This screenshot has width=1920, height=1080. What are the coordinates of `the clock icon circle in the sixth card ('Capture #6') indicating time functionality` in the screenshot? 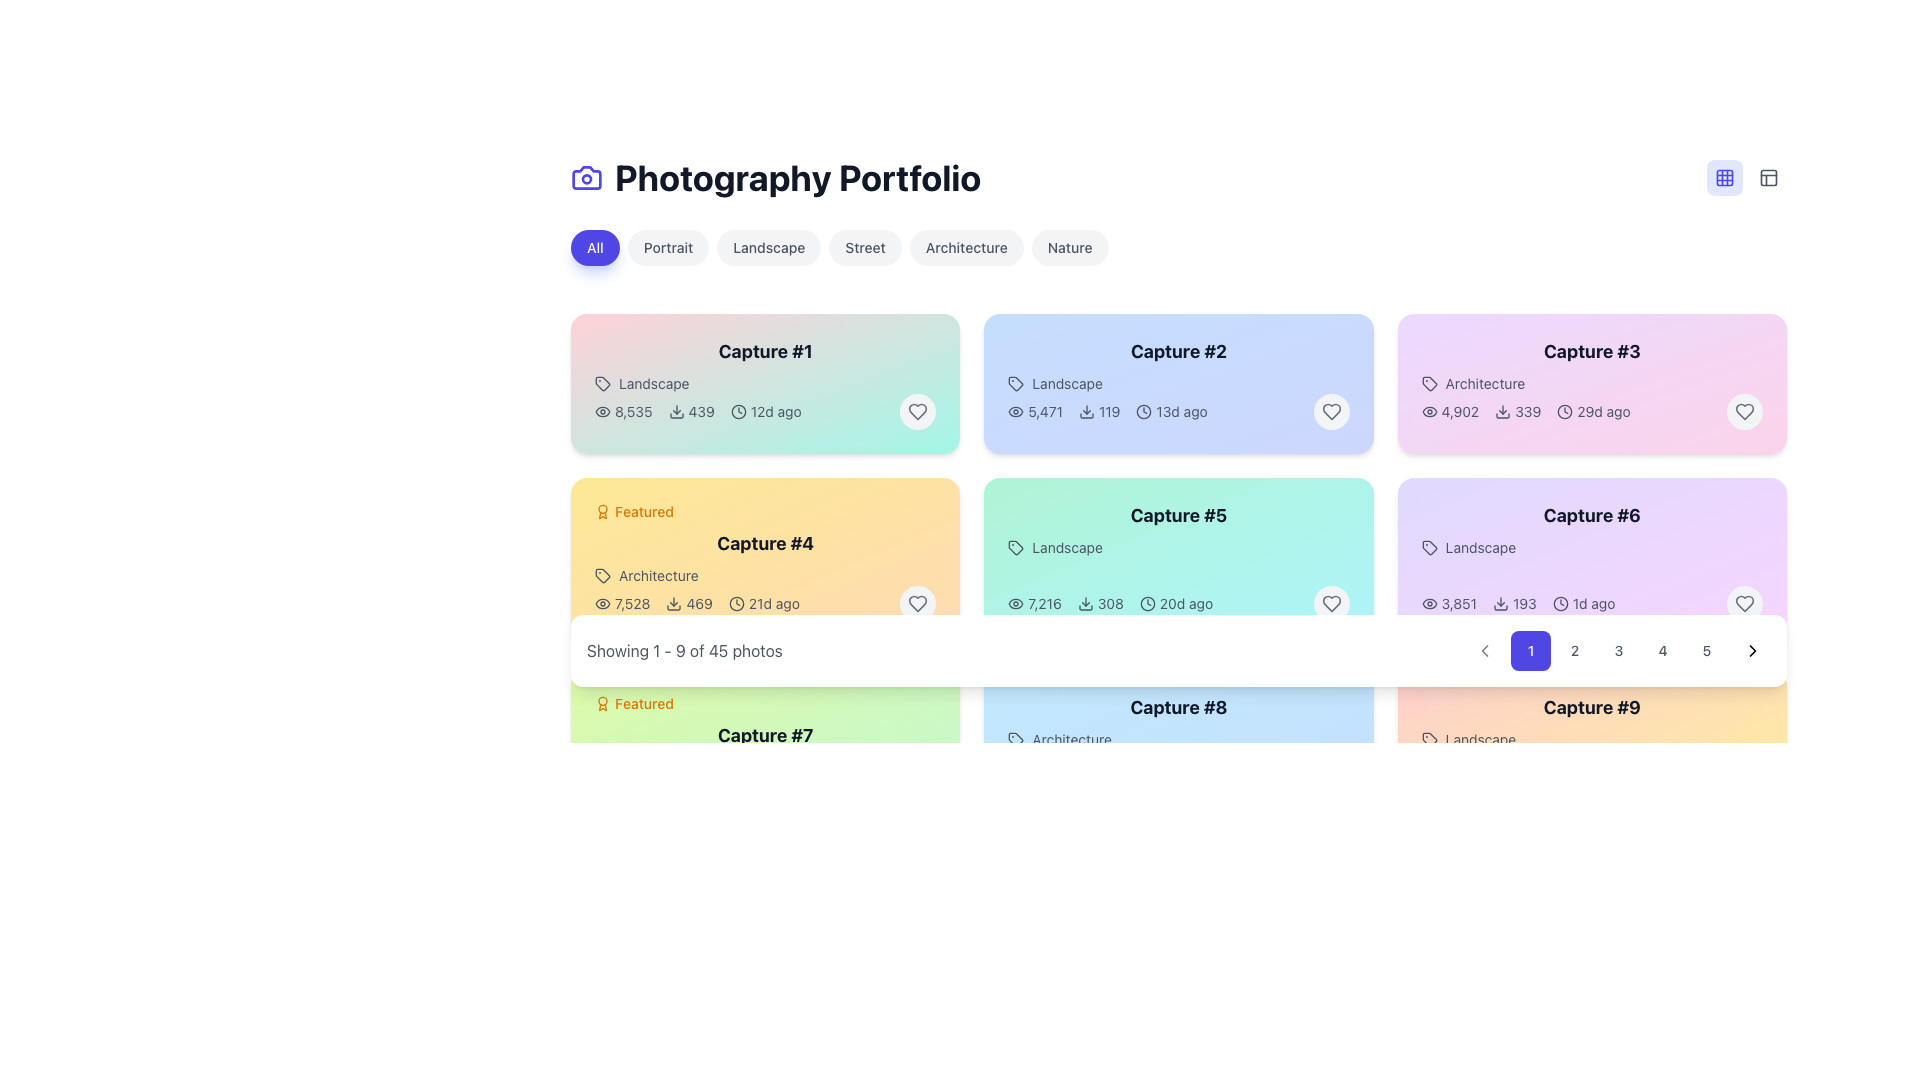 It's located at (1559, 603).